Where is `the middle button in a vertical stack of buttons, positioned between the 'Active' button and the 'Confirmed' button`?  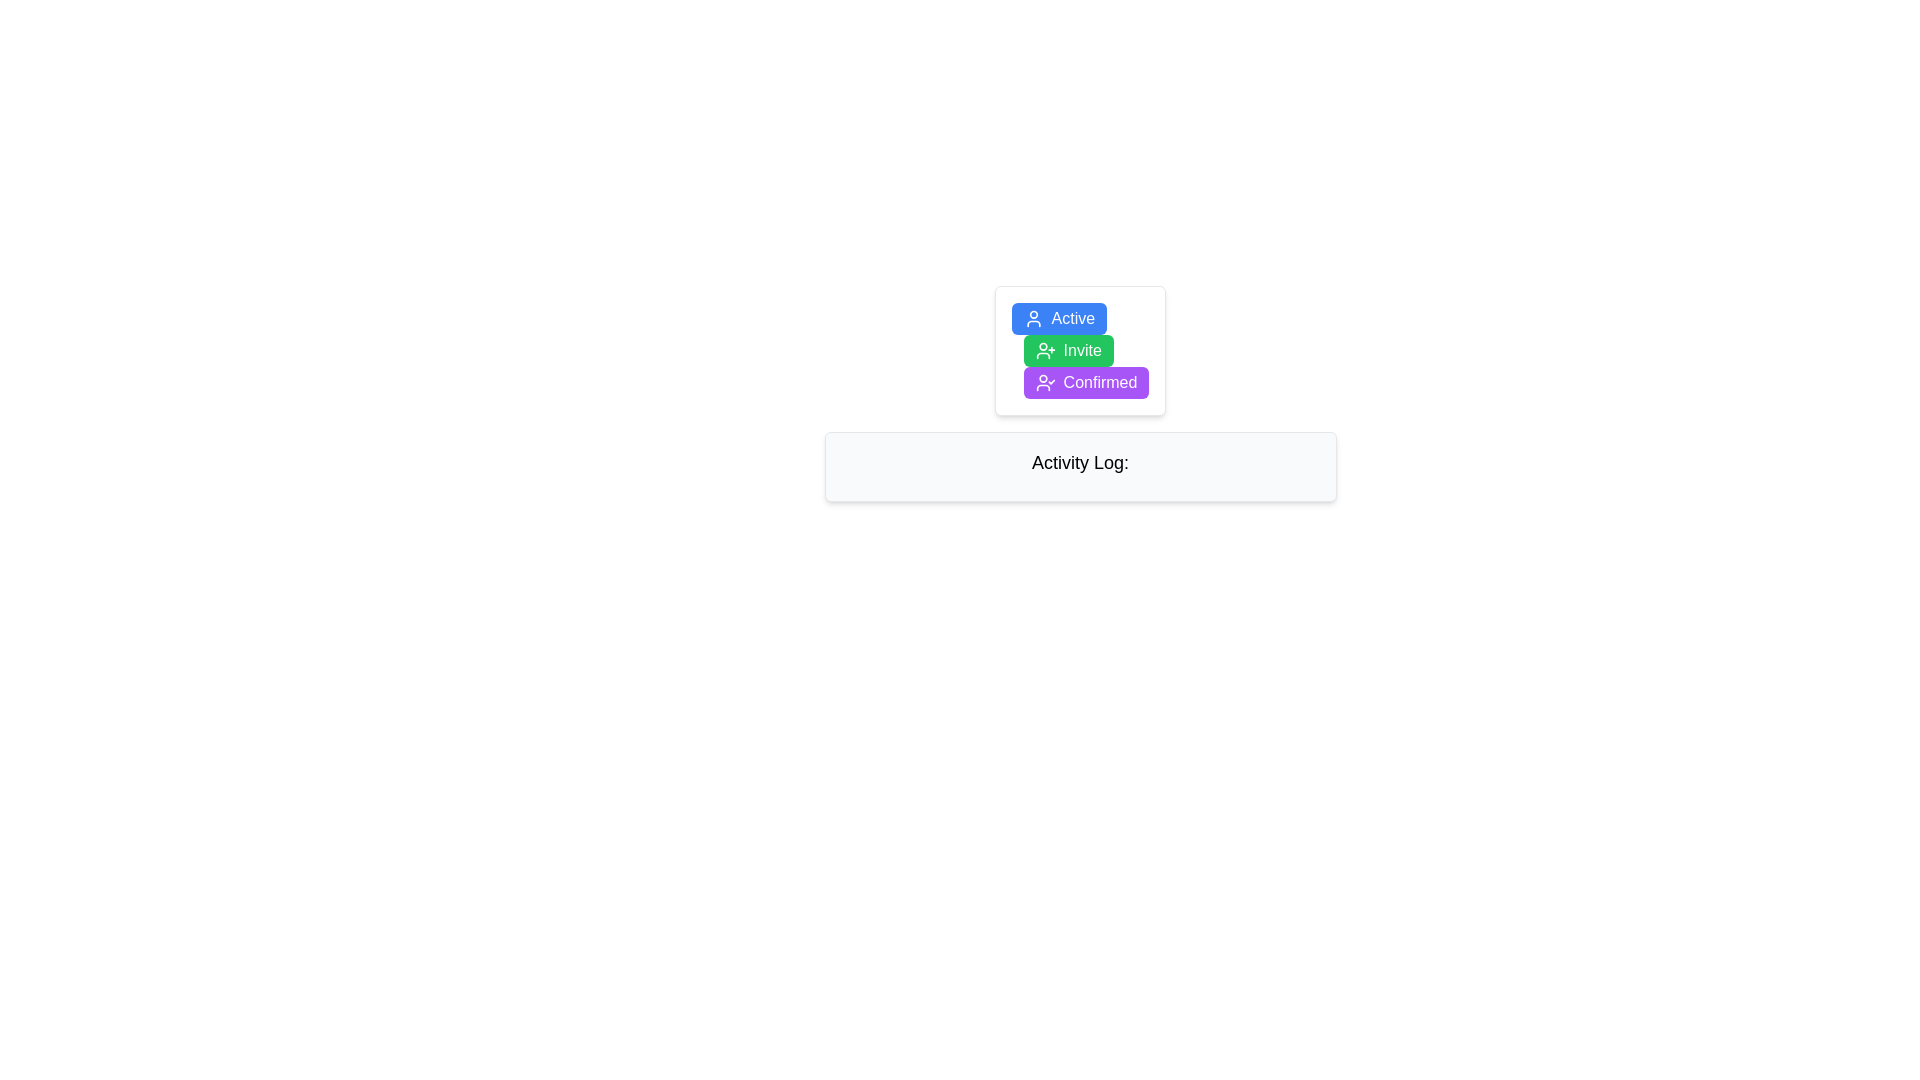
the middle button in a vertical stack of buttons, positioned between the 'Active' button and the 'Confirmed' button is located at coordinates (1079, 350).